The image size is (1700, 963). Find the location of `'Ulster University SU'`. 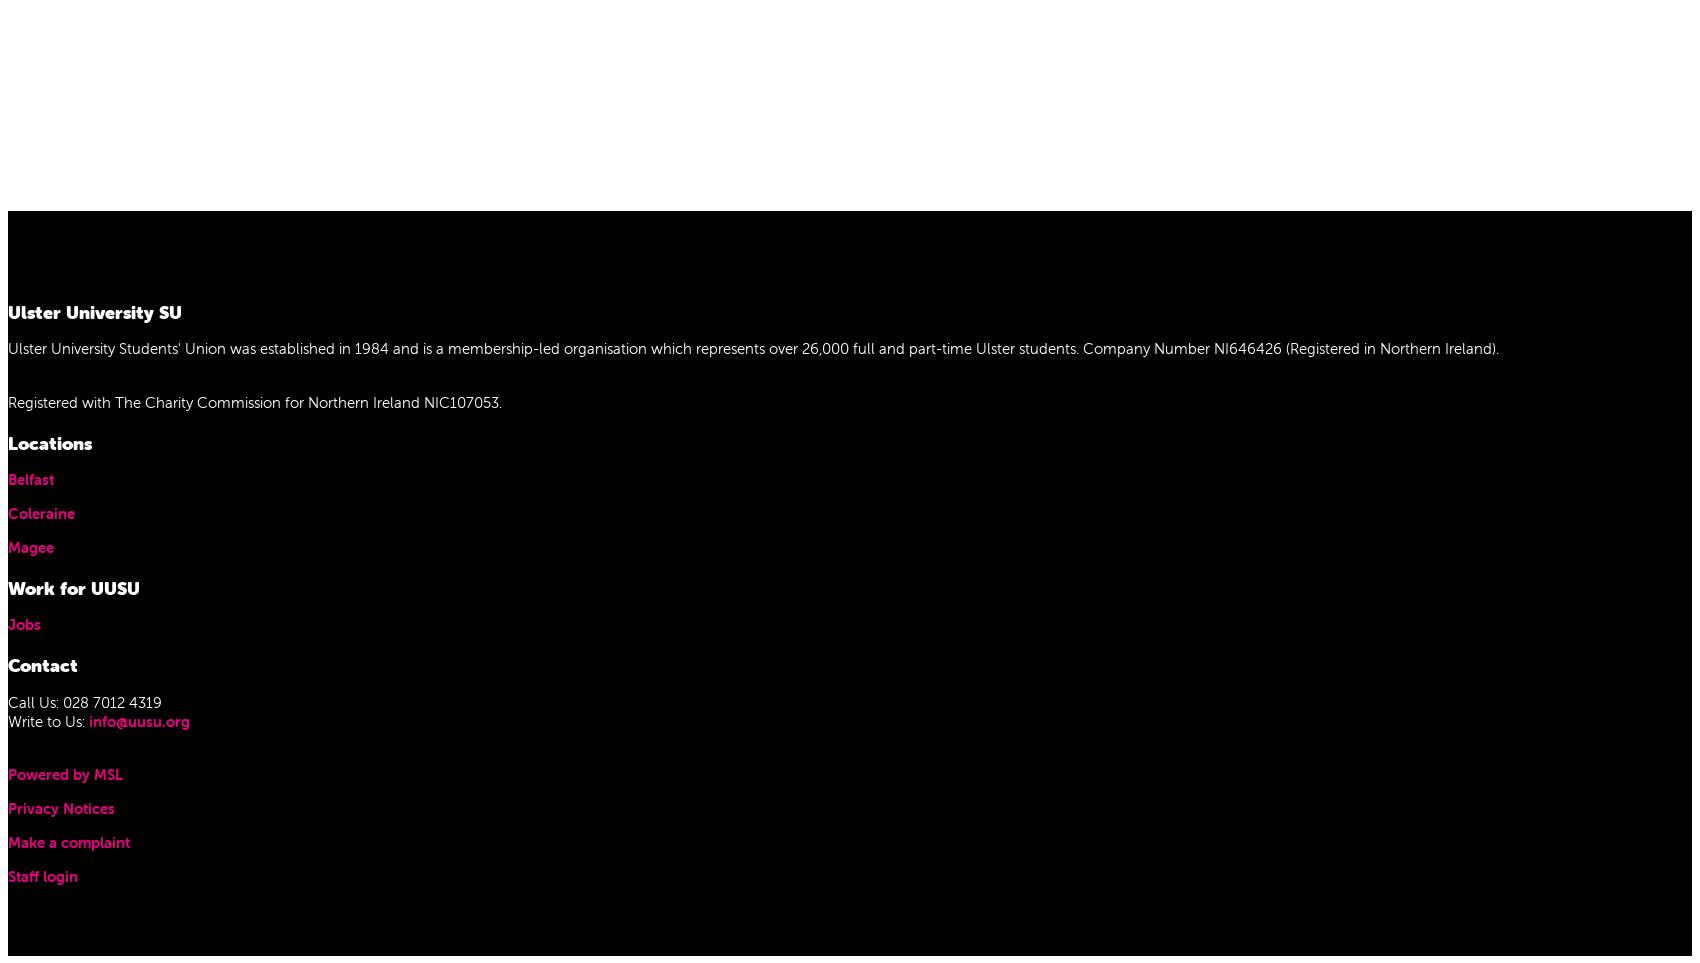

'Ulster University SU' is located at coordinates (95, 312).